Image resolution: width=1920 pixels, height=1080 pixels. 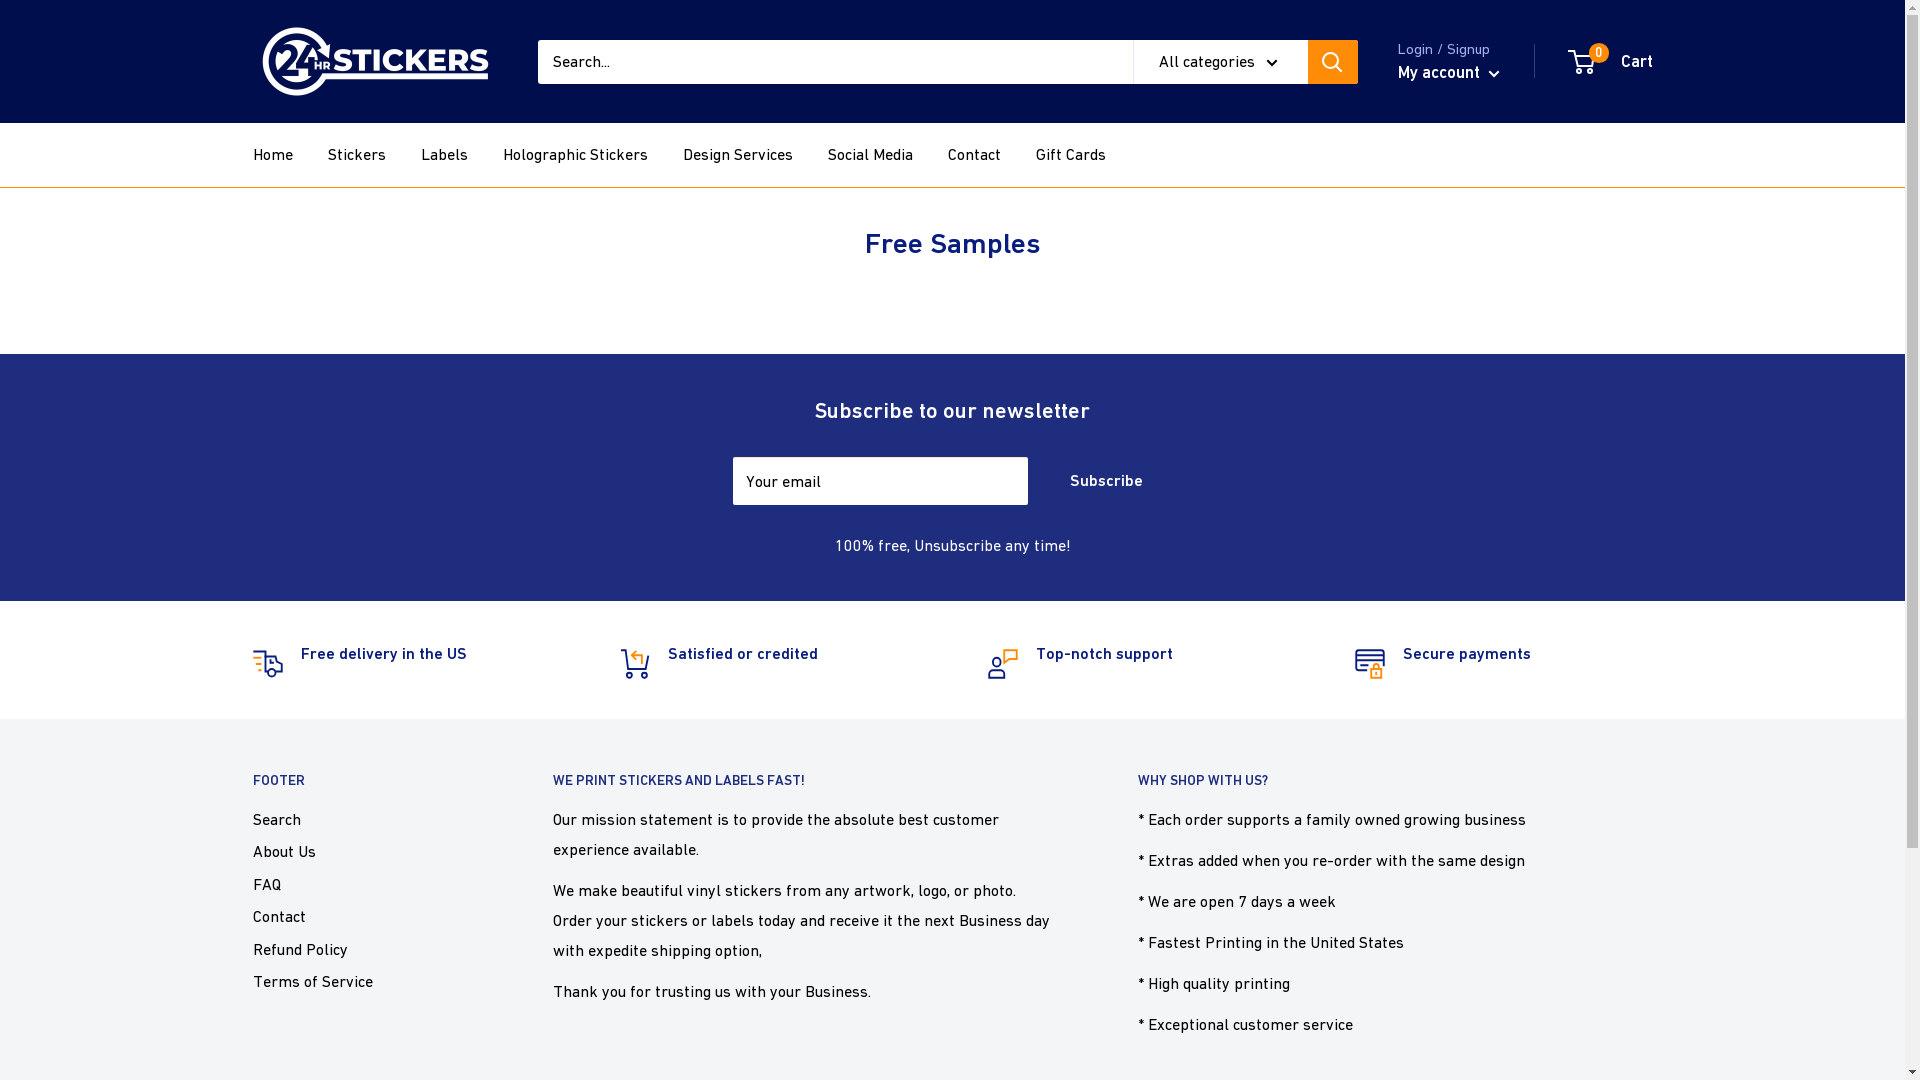 What do you see at coordinates (502, 153) in the screenshot?
I see `'Holographic Stickers'` at bounding box center [502, 153].